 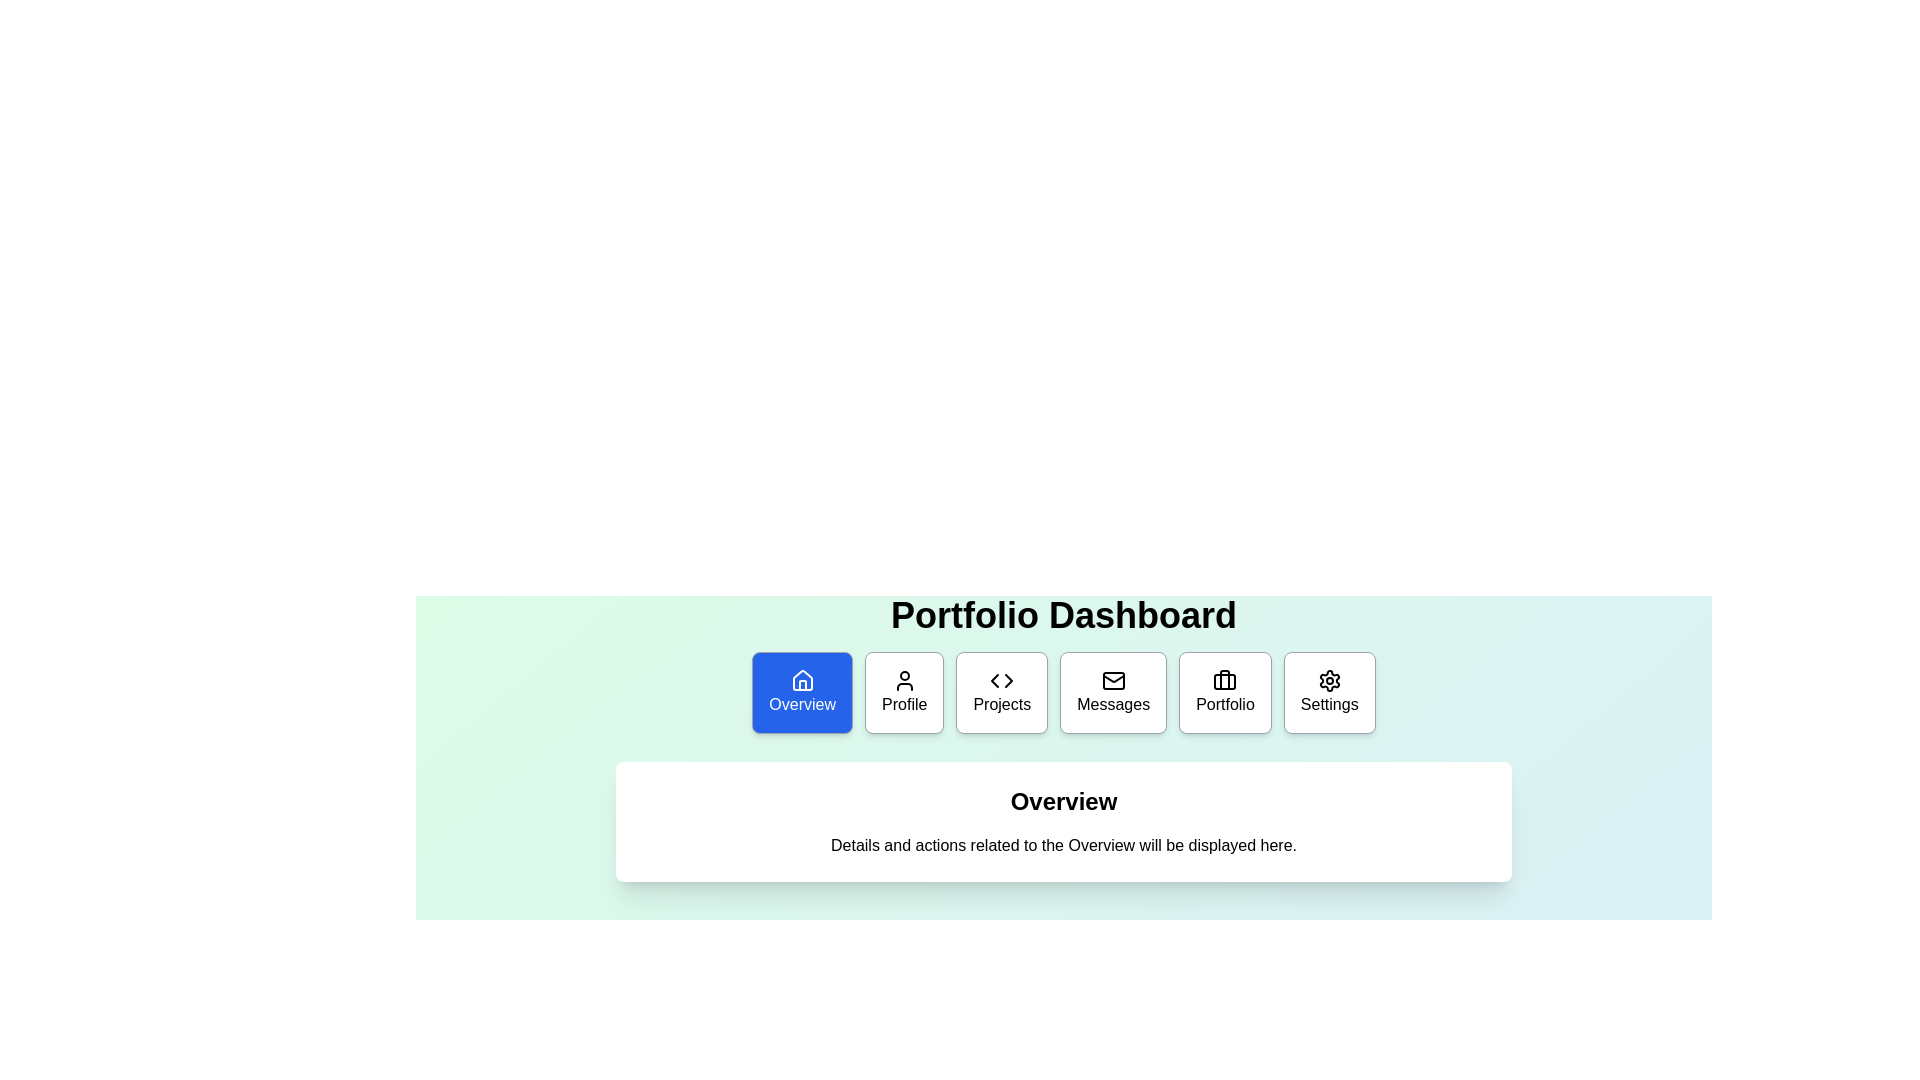 I want to click on the 'Projects' button, which is the third item in the menu row, featuring a code symbol and 'Projects' text, so click(x=1002, y=692).